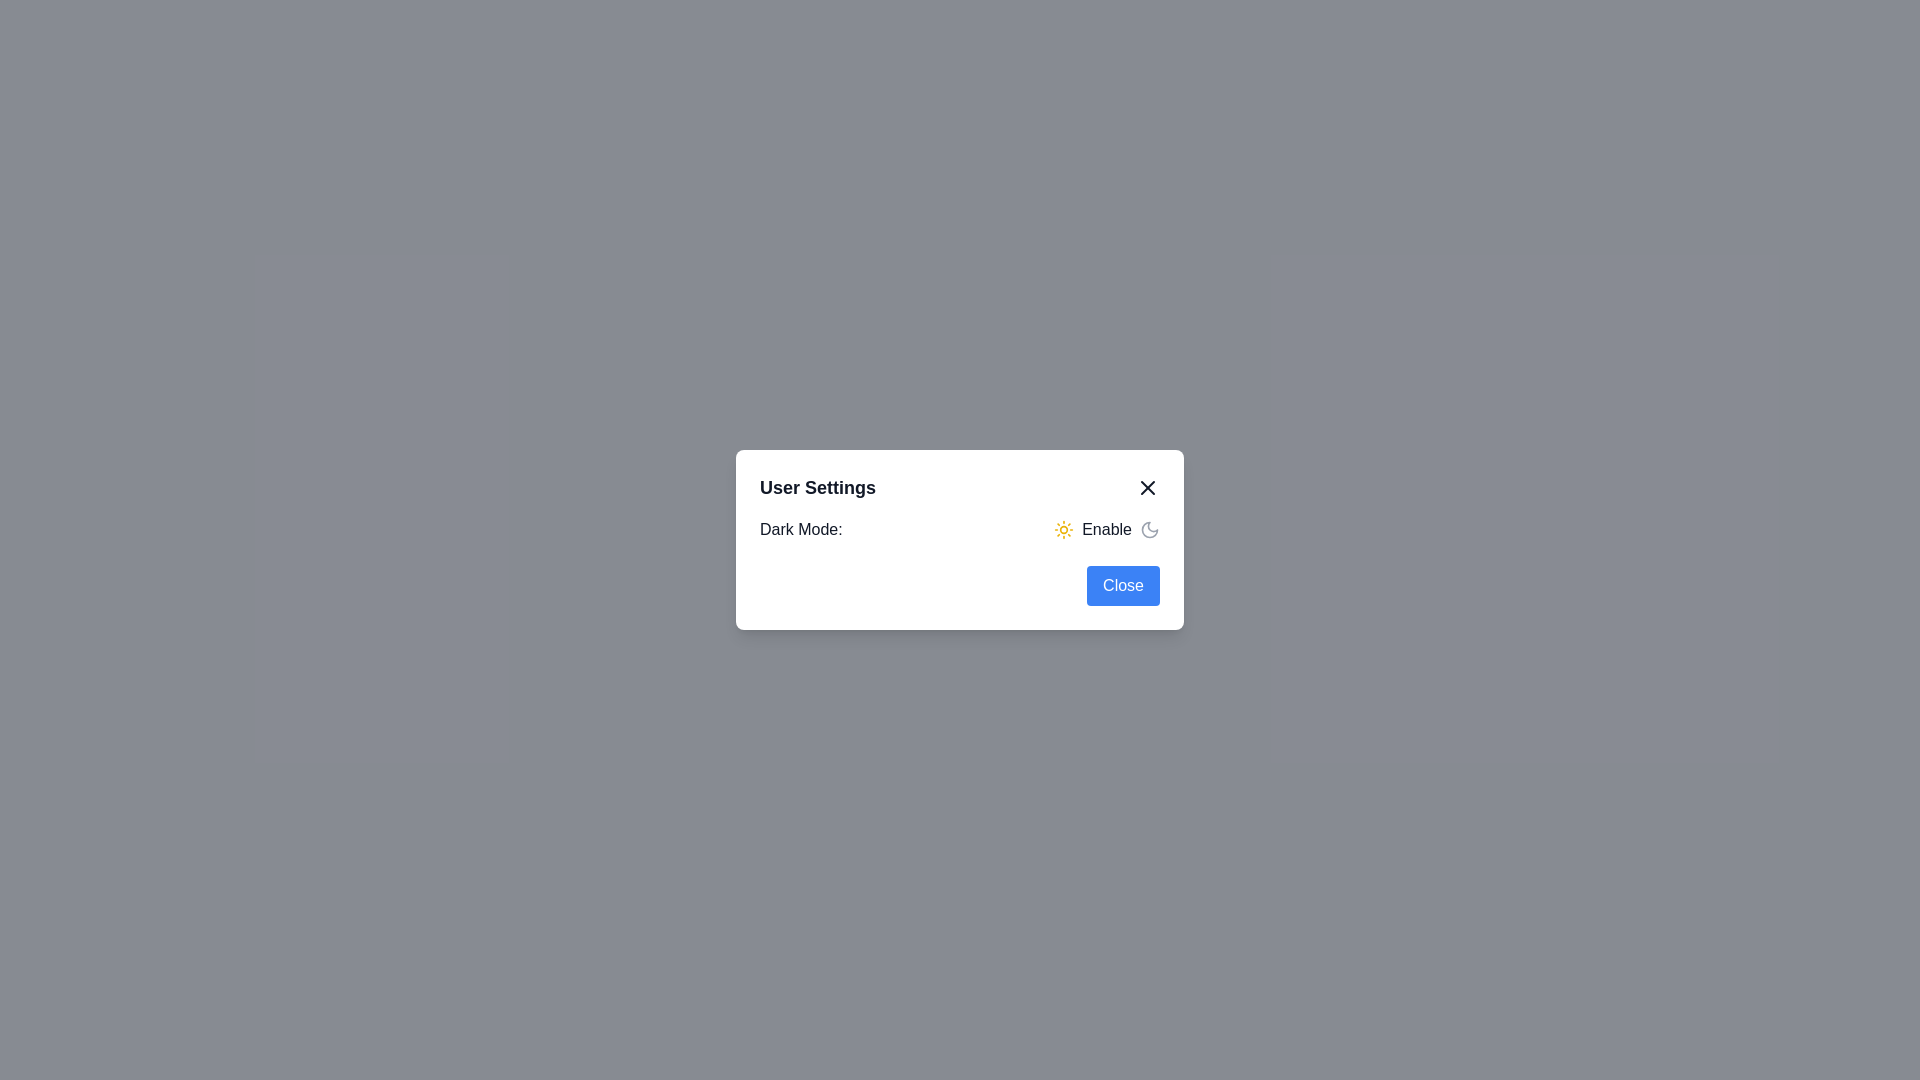 The width and height of the screenshot is (1920, 1080). What do you see at coordinates (960, 540) in the screenshot?
I see `the interactive elements inside the 'User Settings' modal dialog box` at bounding box center [960, 540].